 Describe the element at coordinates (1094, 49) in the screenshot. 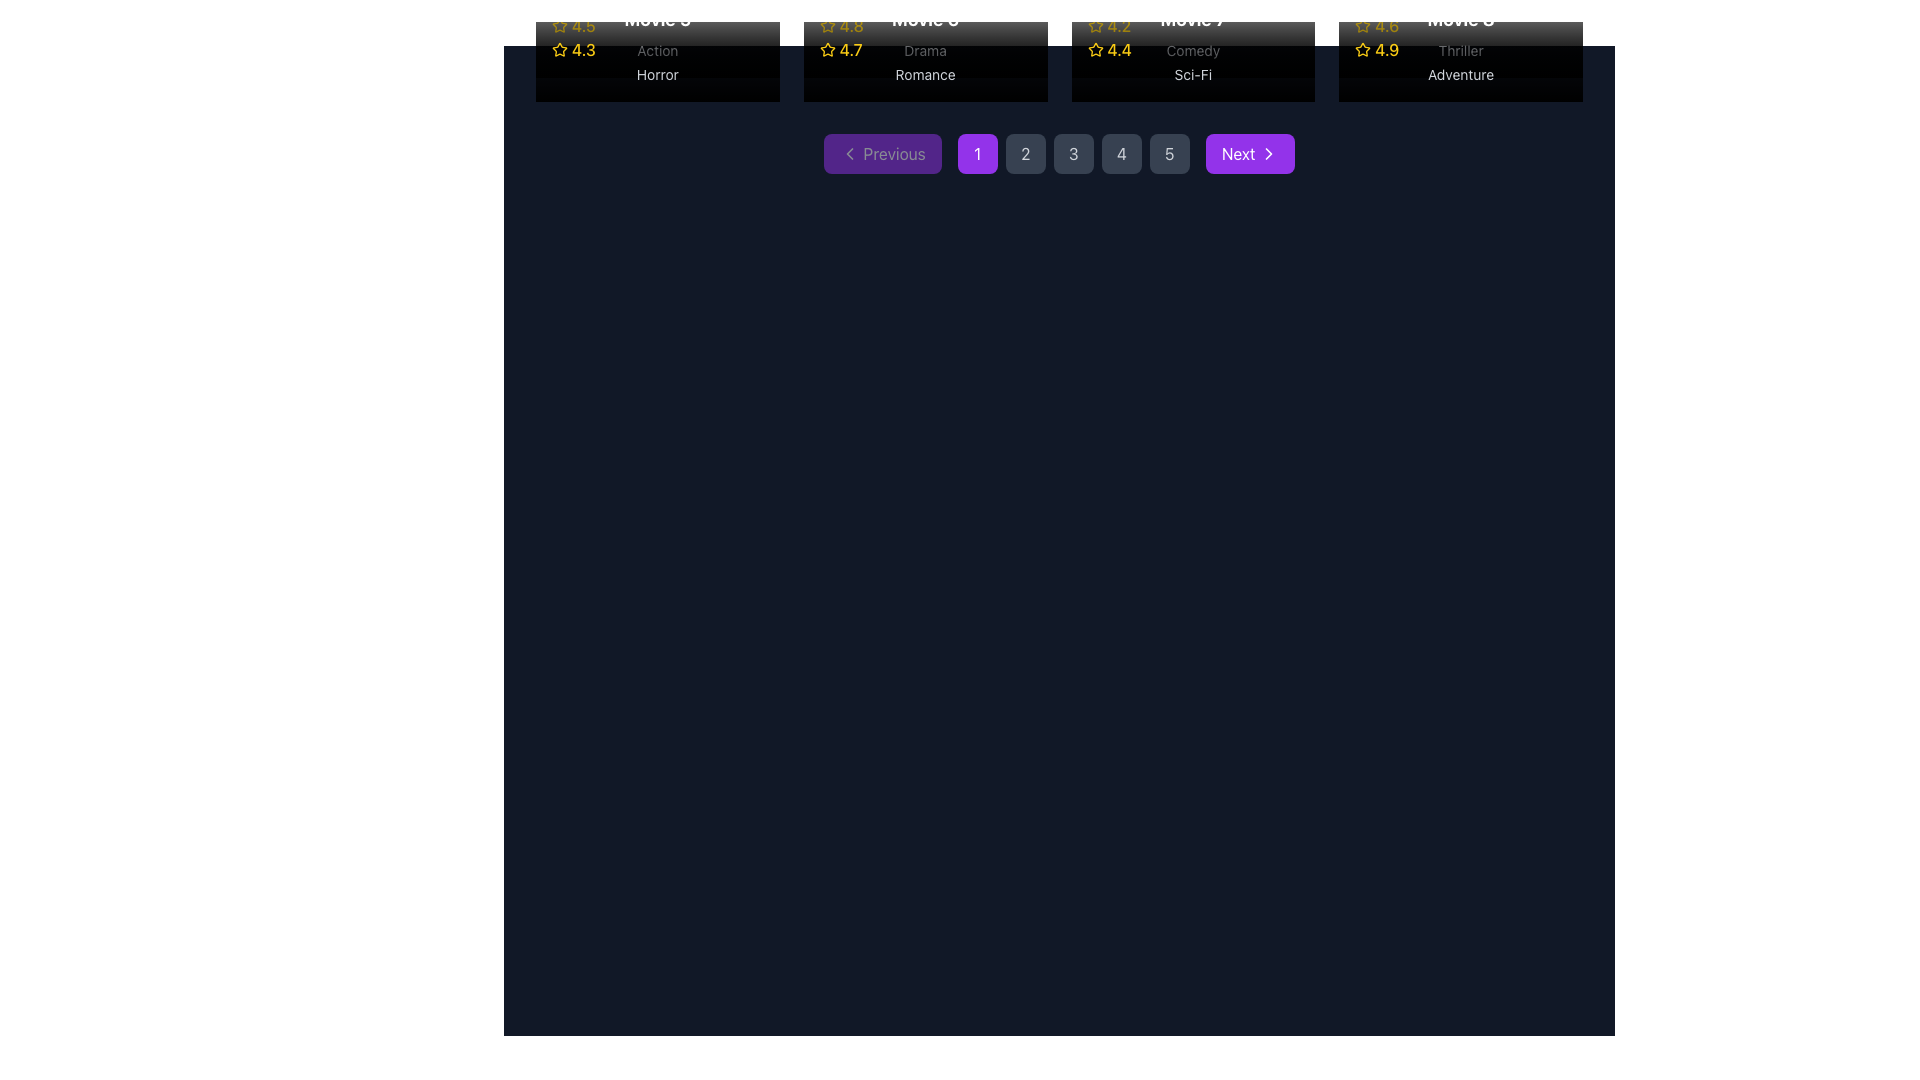

I see `the star icon representing a movie rating of '4.4', located in the upper section of the interface, to the left of the numerical score` at that location.